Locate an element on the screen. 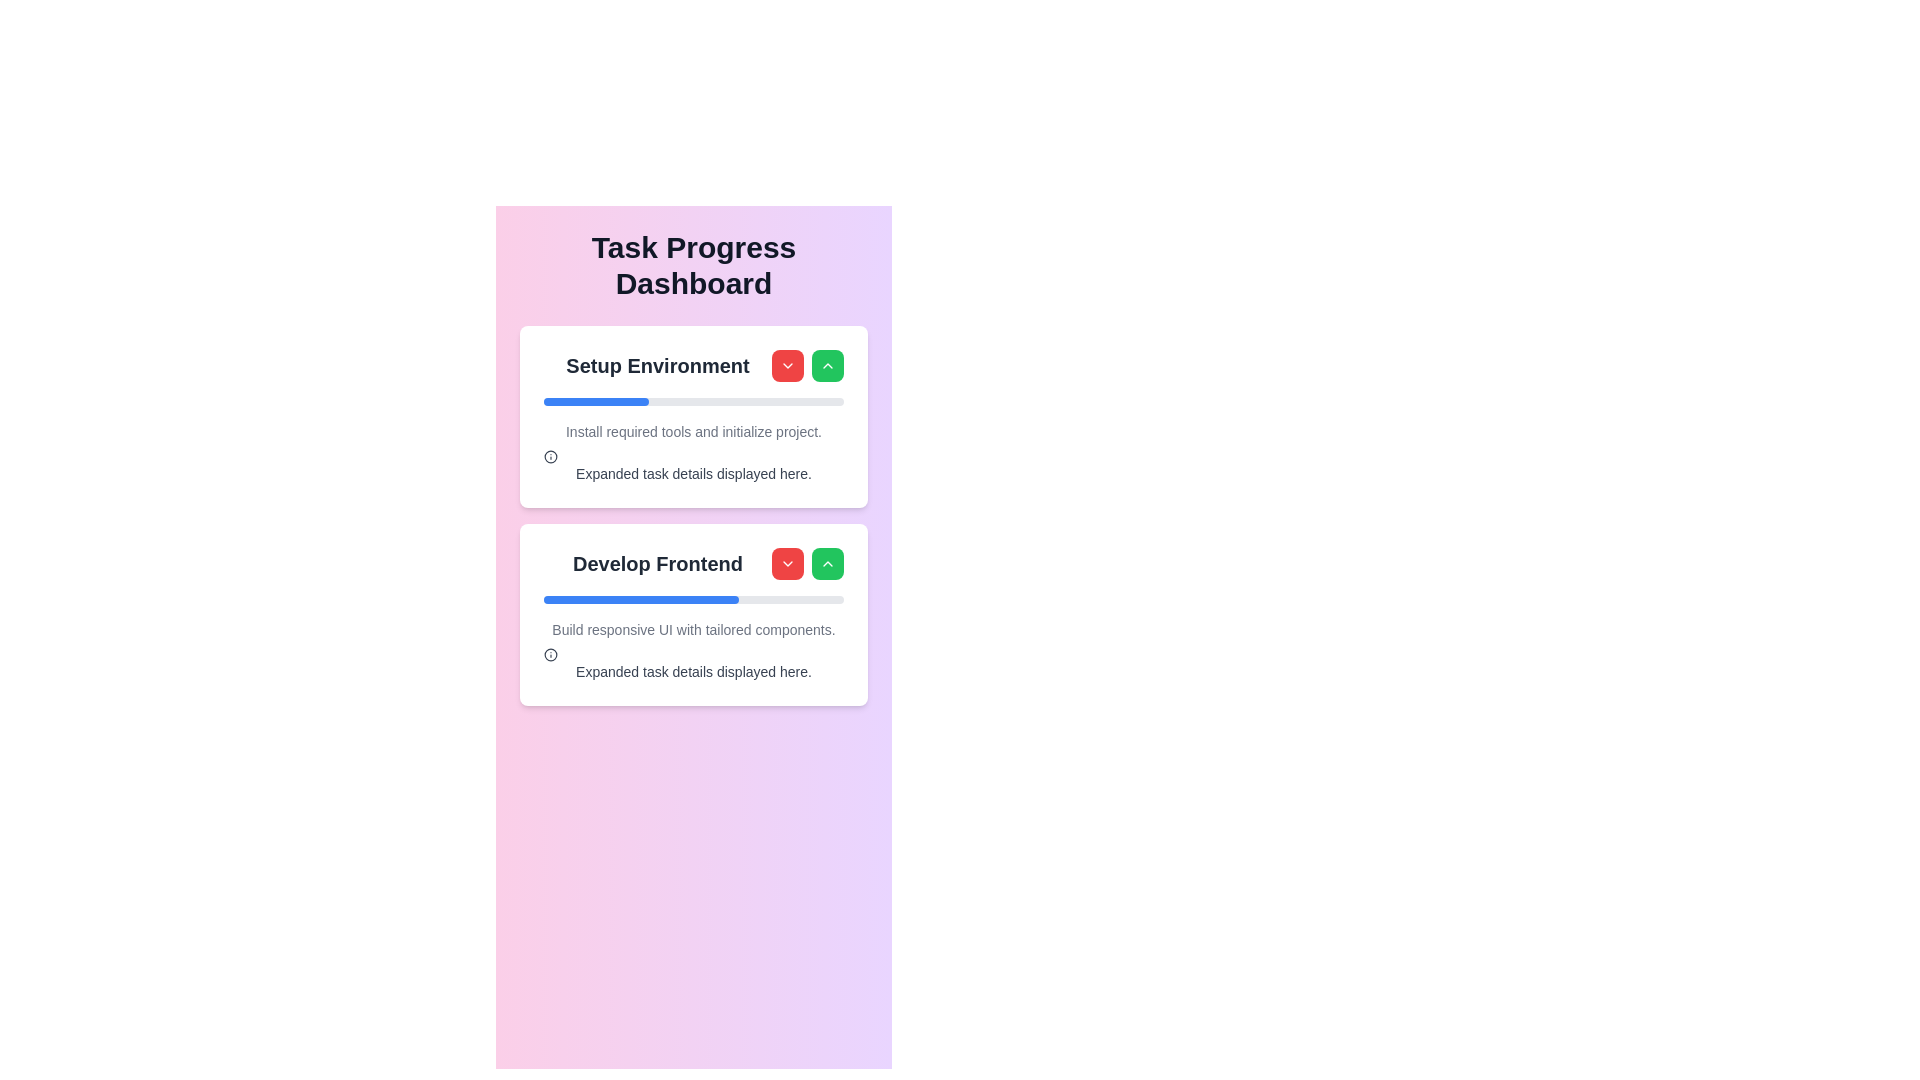 This screenshot has height=1080, width=1920. the green circular button icon located at the top-right of the 'Setup Environment' card to observe potential changes or tooltips is located at coordinates (828, 563).